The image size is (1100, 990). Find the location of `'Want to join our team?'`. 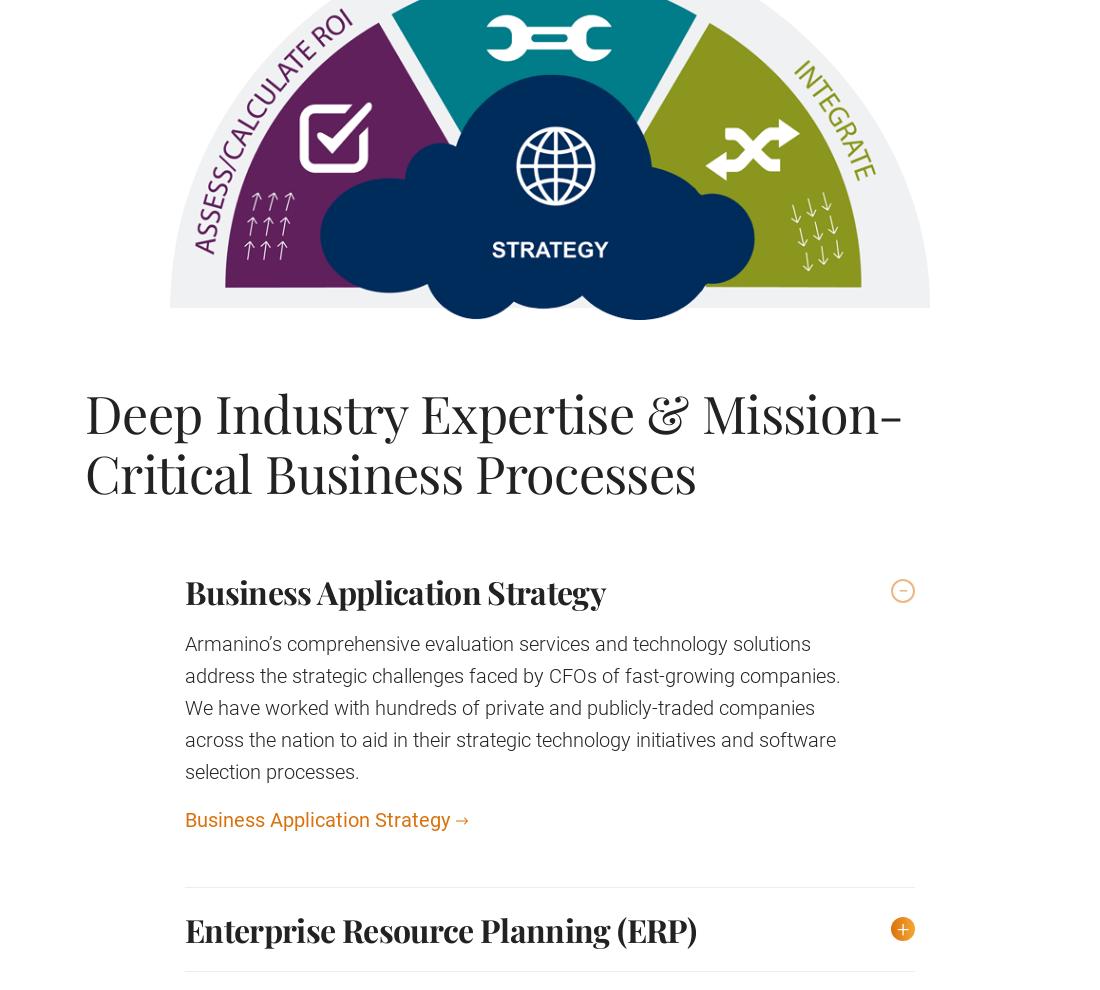

'Want to join our team?' is located at coordinates (397, 356).